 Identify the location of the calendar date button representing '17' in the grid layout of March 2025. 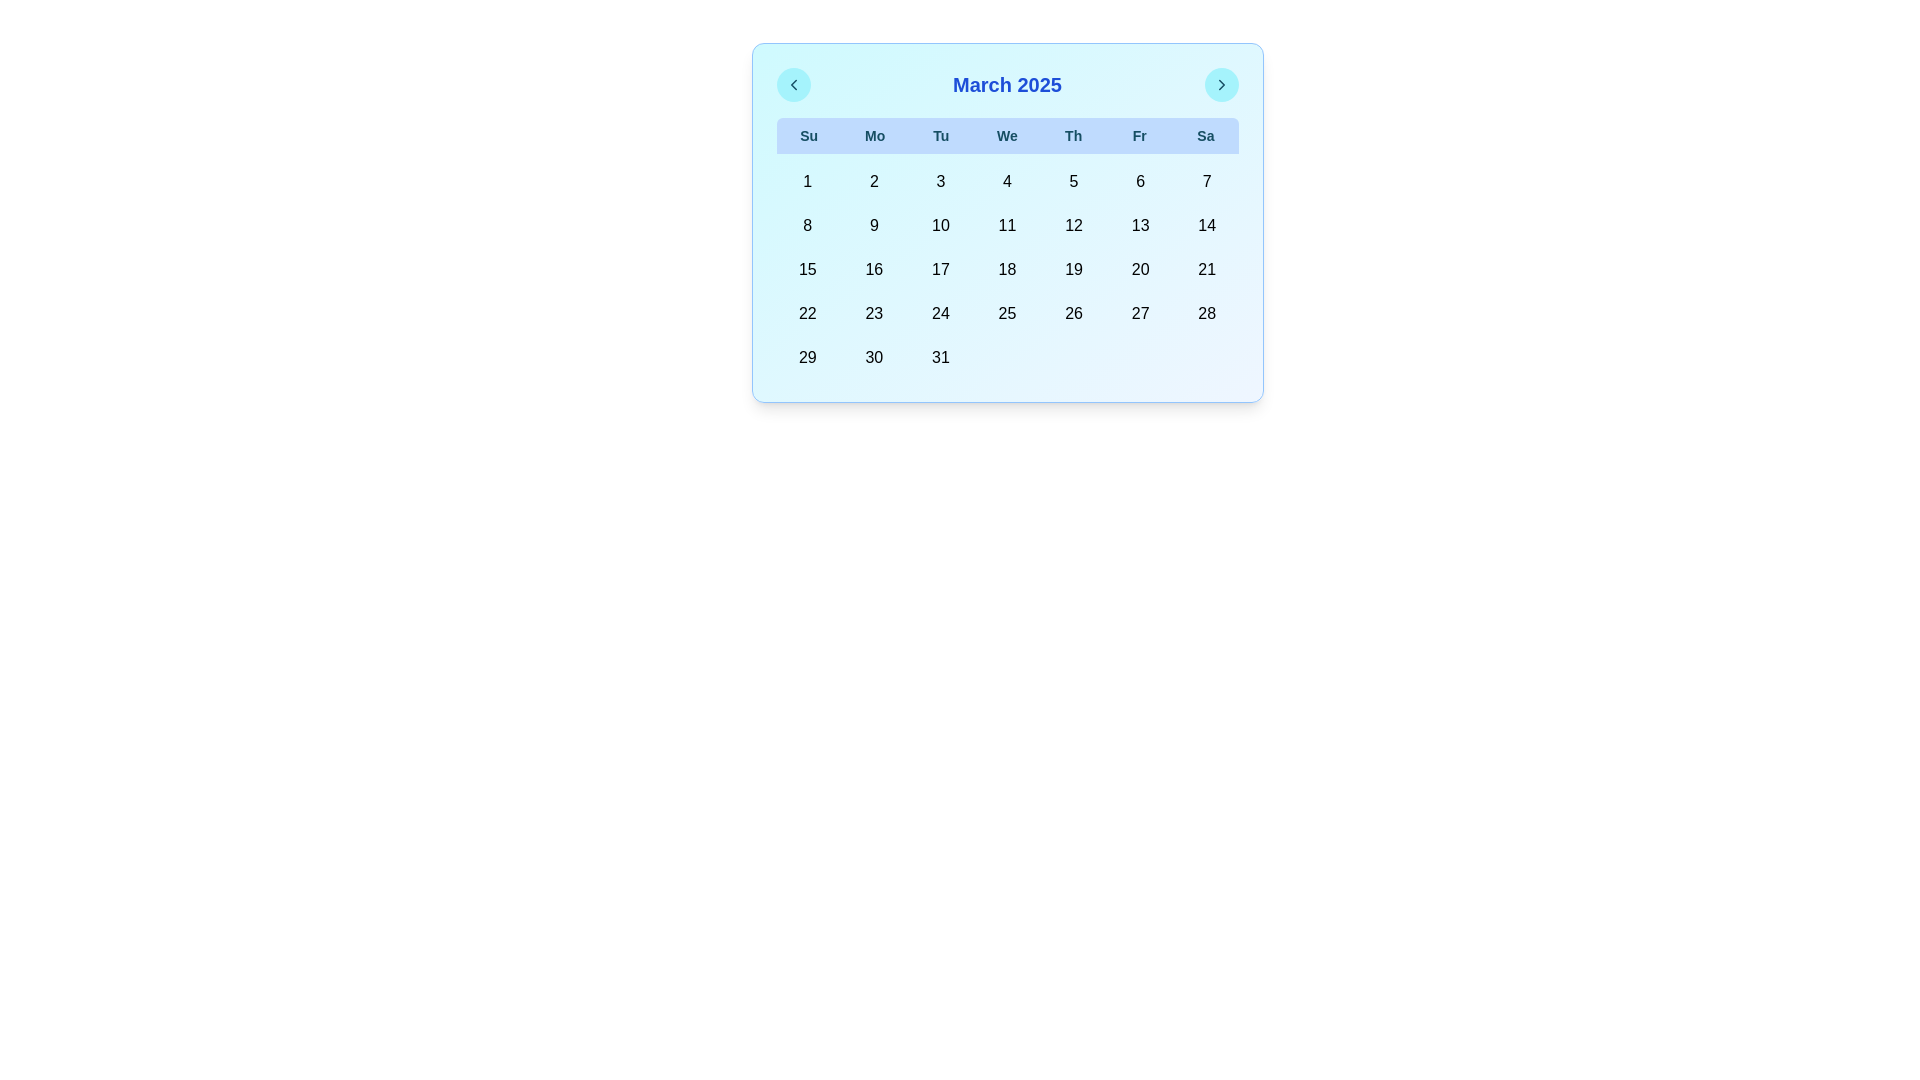
(939, 270).